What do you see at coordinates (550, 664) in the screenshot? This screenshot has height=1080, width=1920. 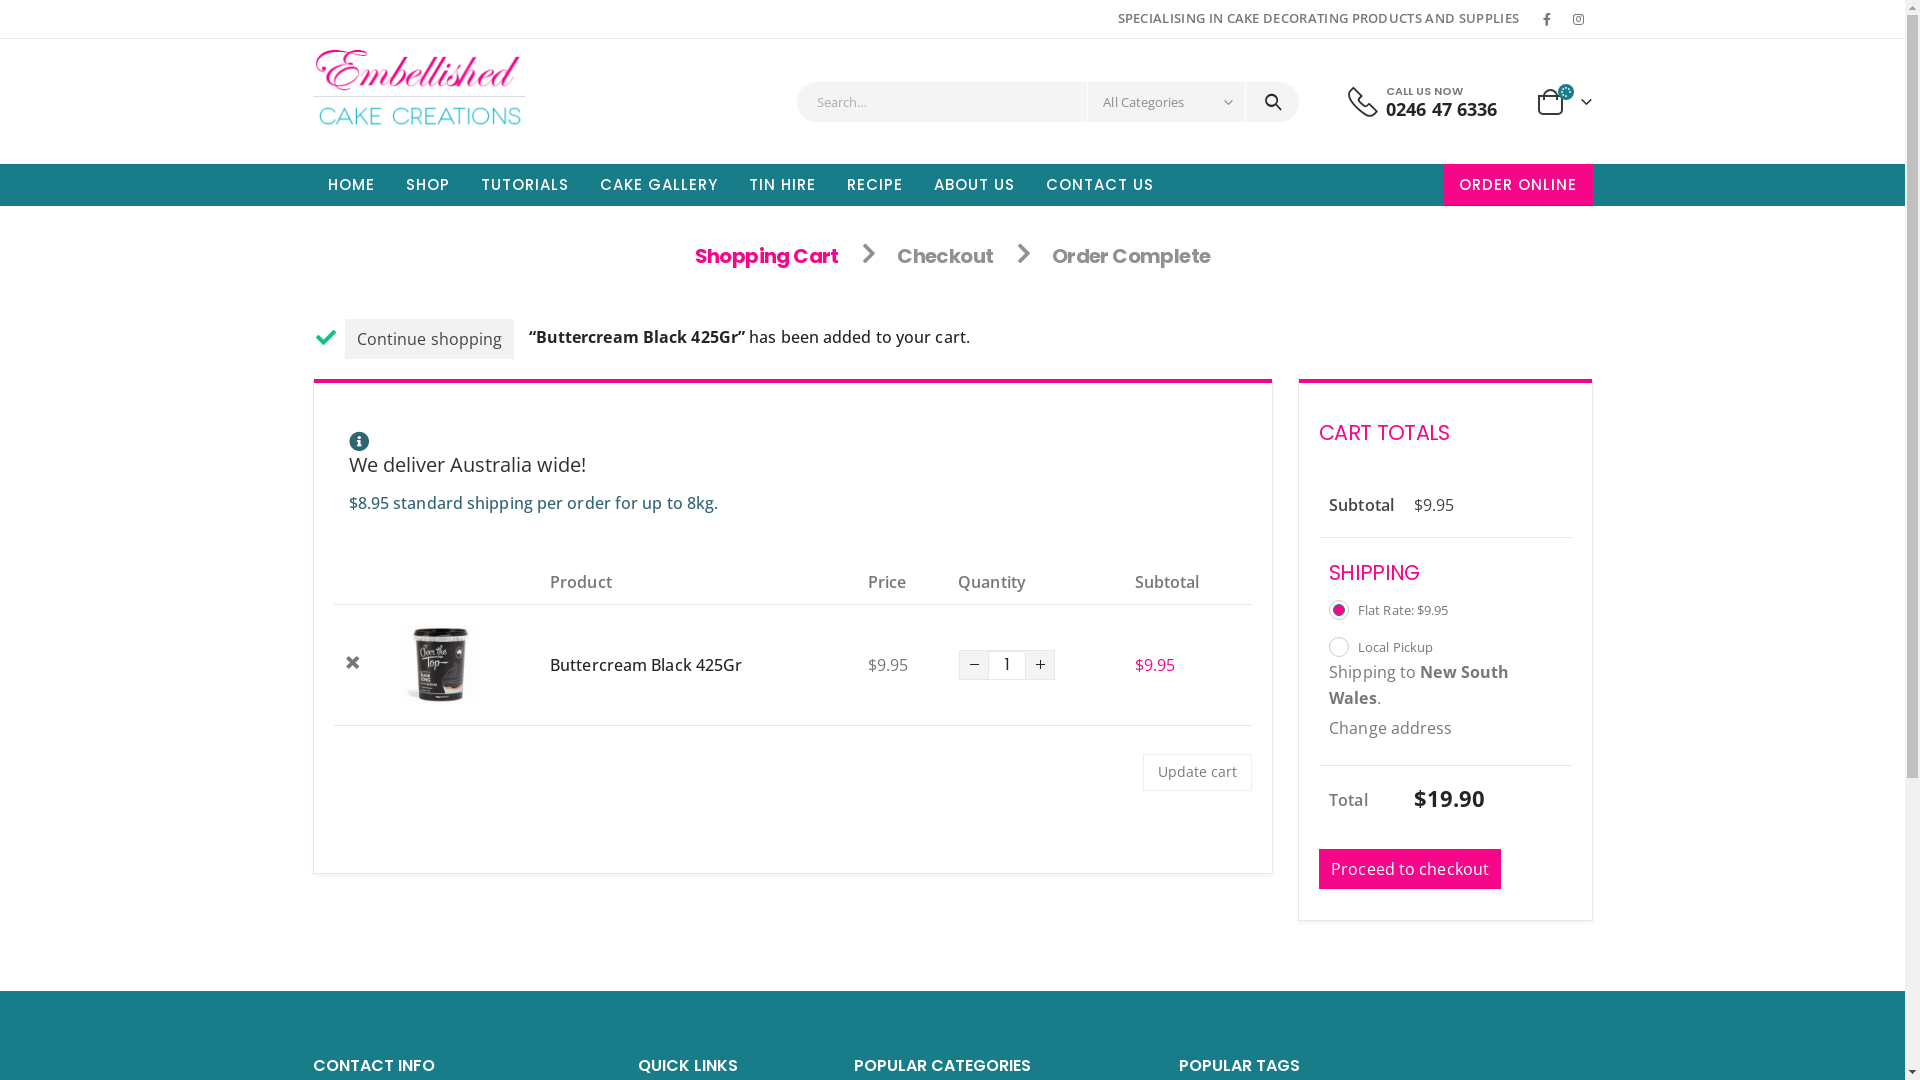 I see `'Buttercream Black 425Gr'` at bounding box center [550, 664].